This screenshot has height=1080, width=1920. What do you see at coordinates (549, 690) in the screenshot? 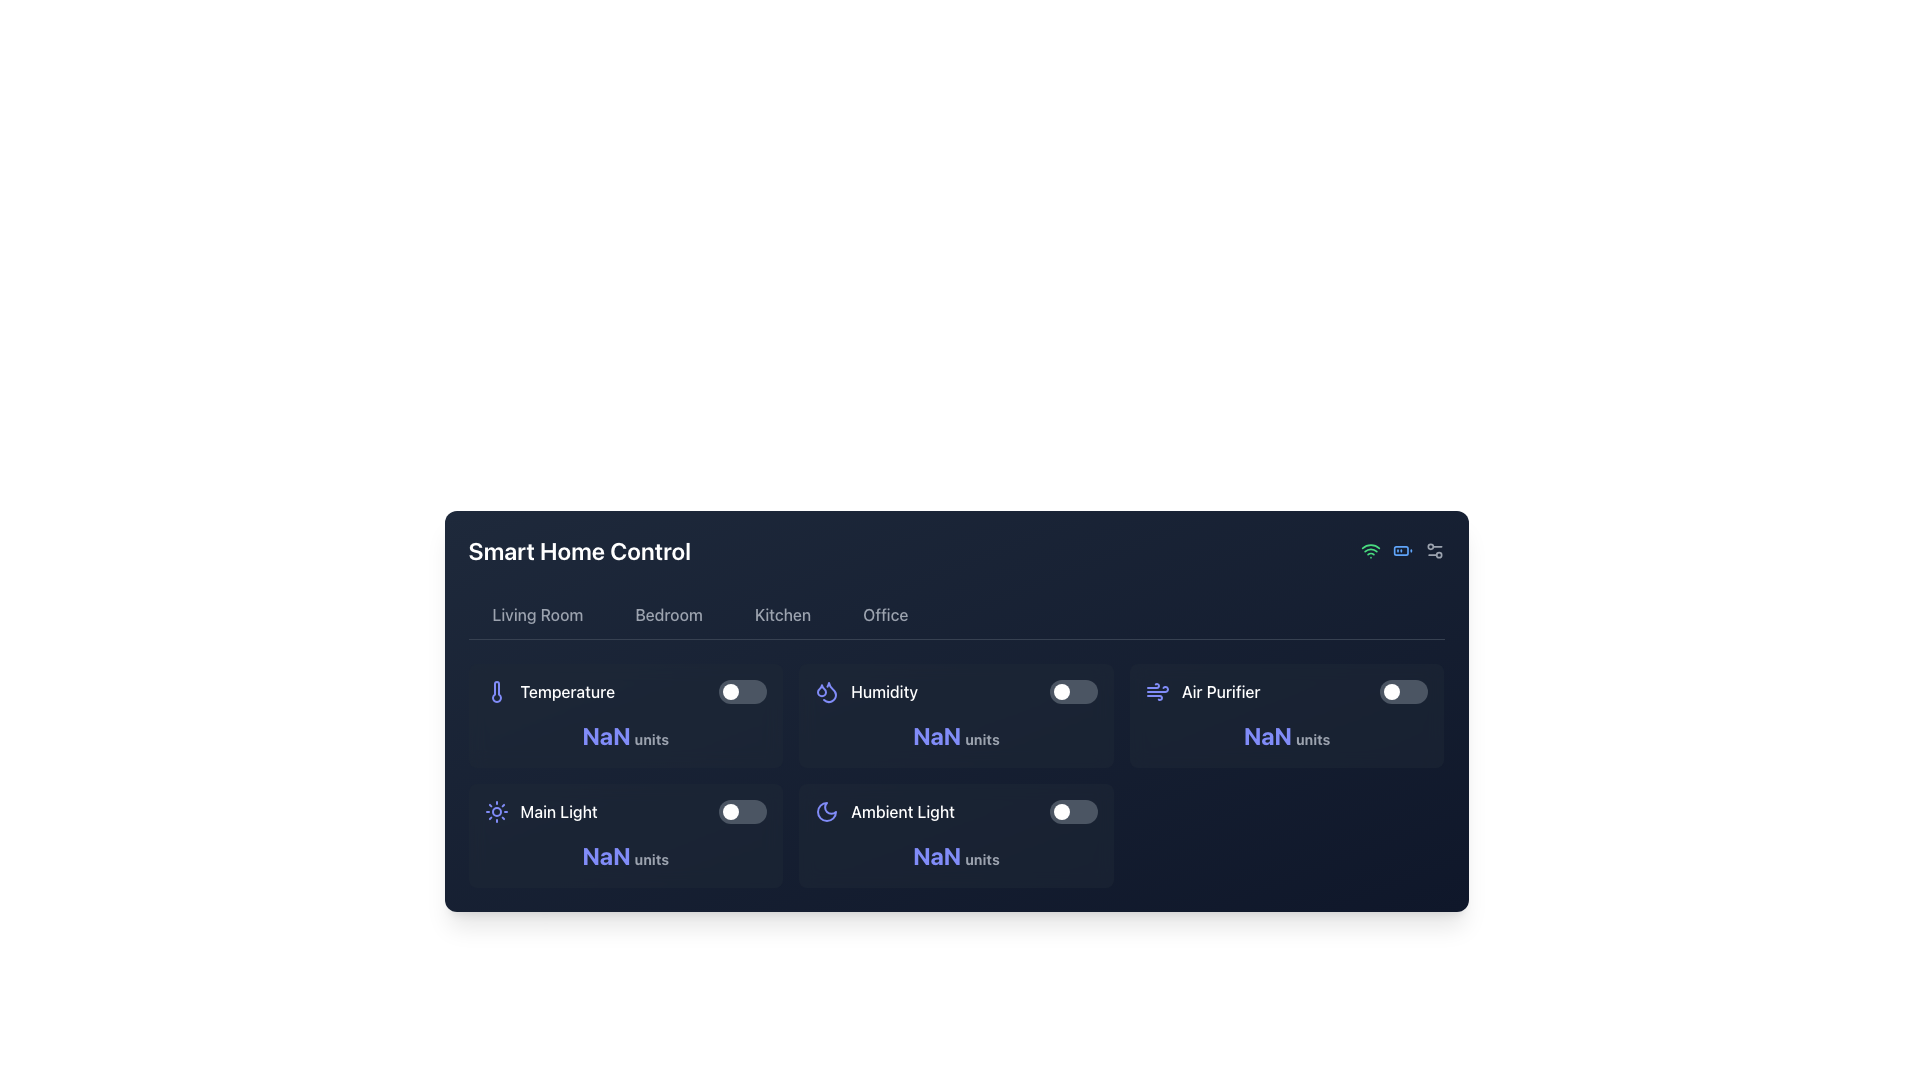
I see `the 'Temperature' label with the thermometer icon located in the top-left corner of the 'Smart Home Control' interface` at bounding box center [549, 690].